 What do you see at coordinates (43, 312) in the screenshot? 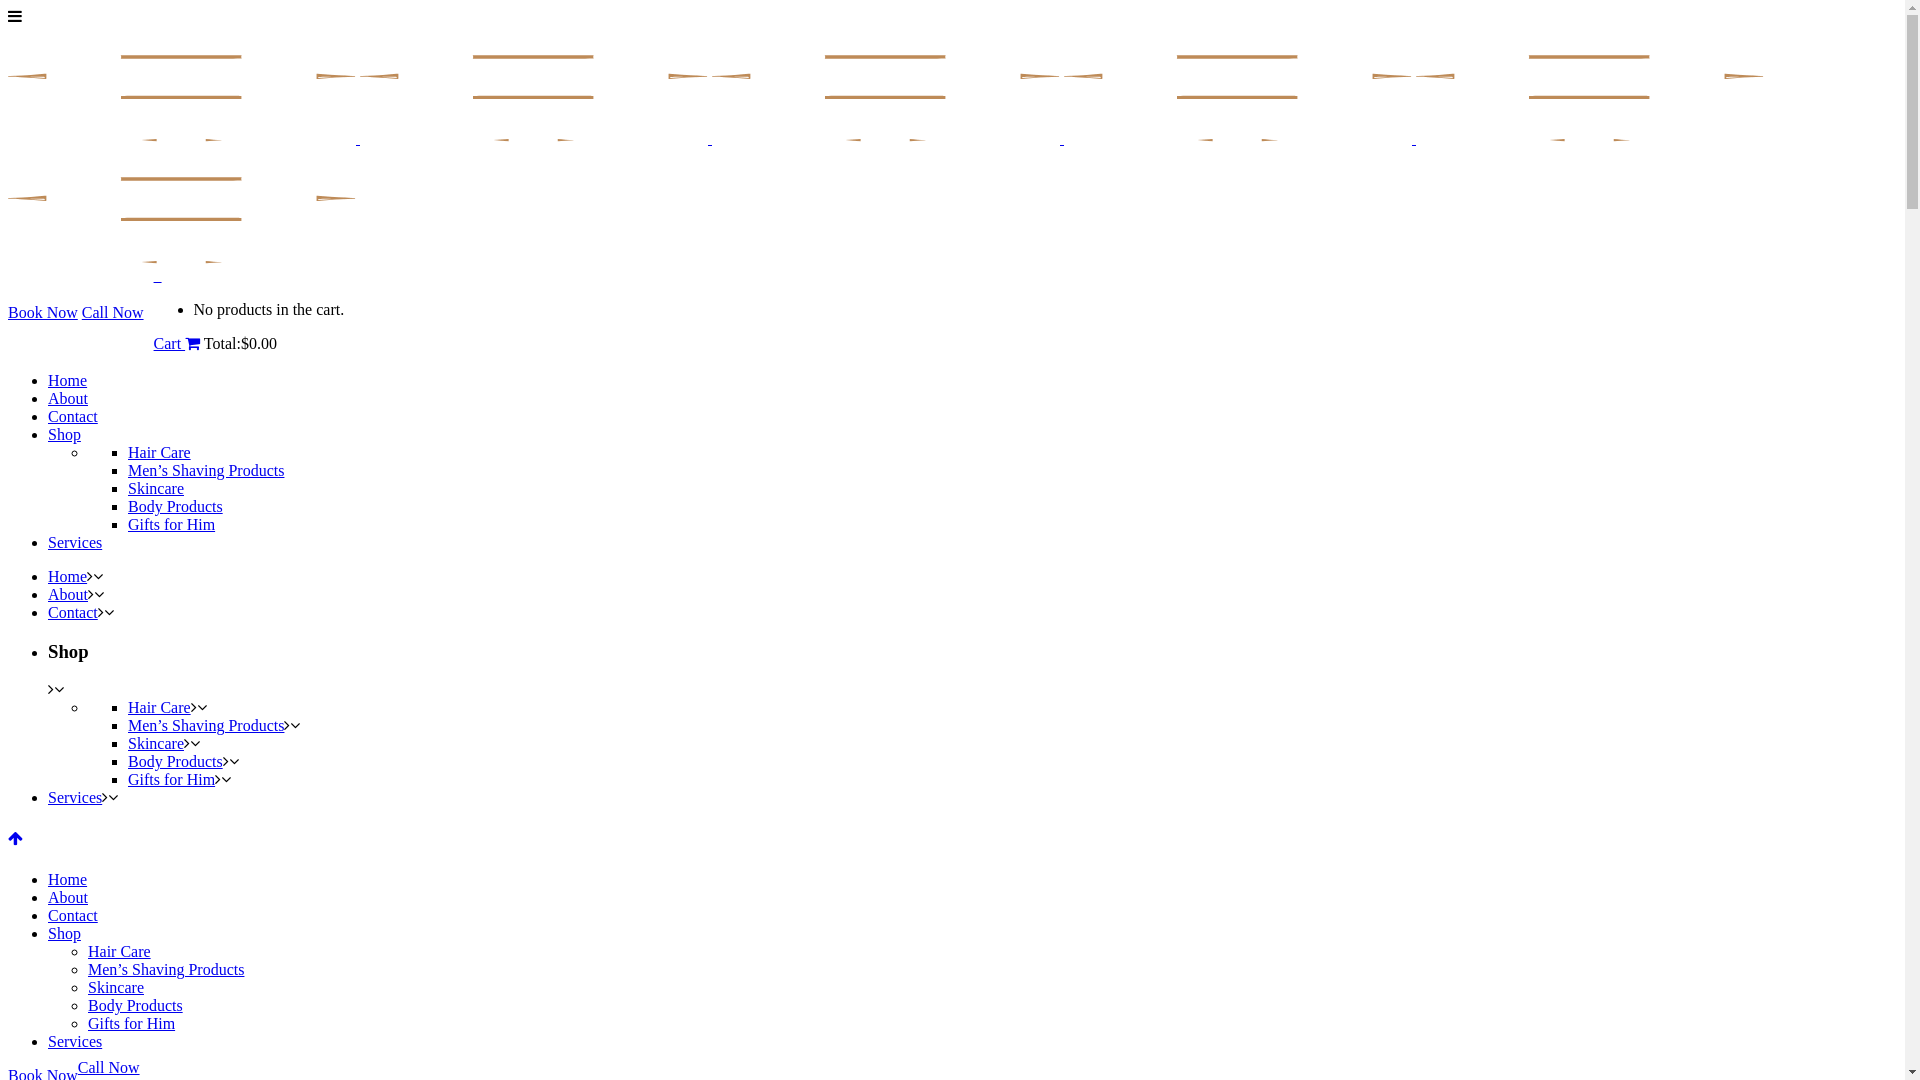
I see `'Book Now'` at bounding box center [43, 312].